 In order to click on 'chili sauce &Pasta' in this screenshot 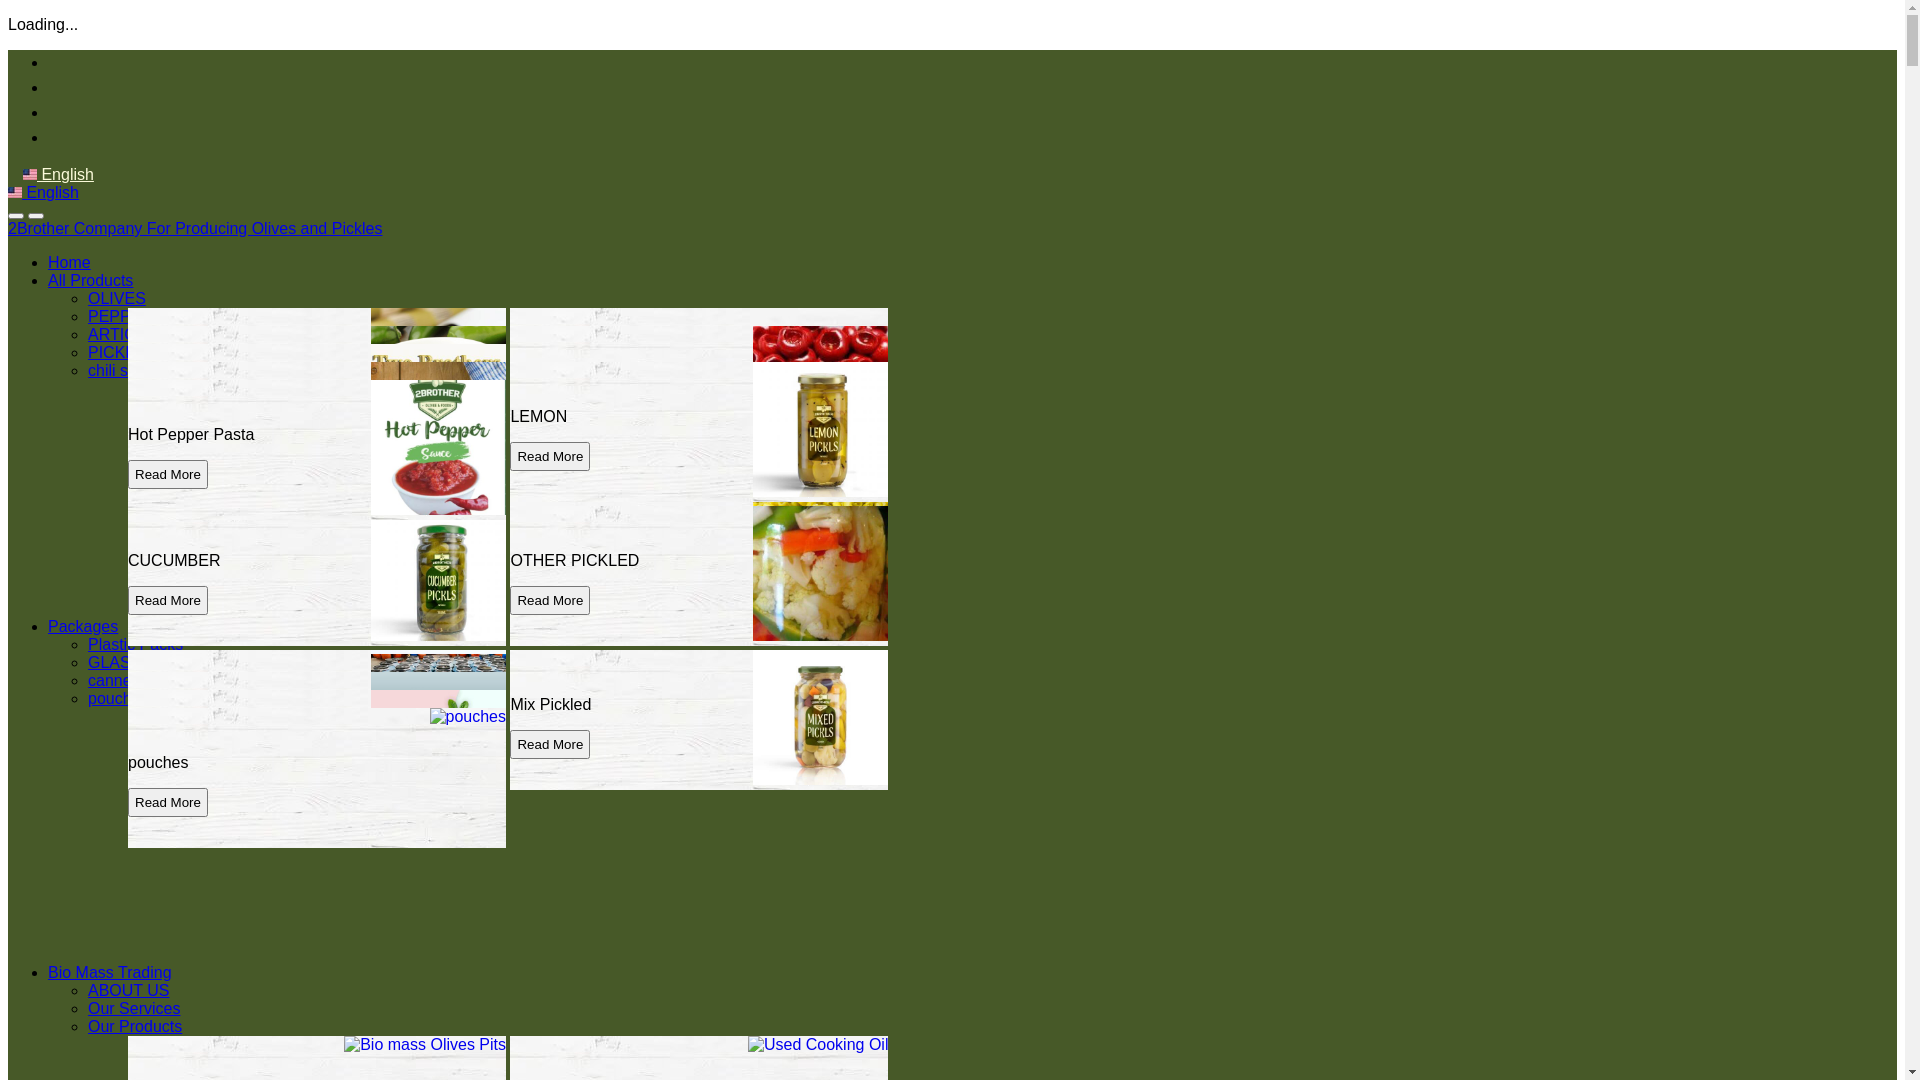, I will do `click(152, 370)`.